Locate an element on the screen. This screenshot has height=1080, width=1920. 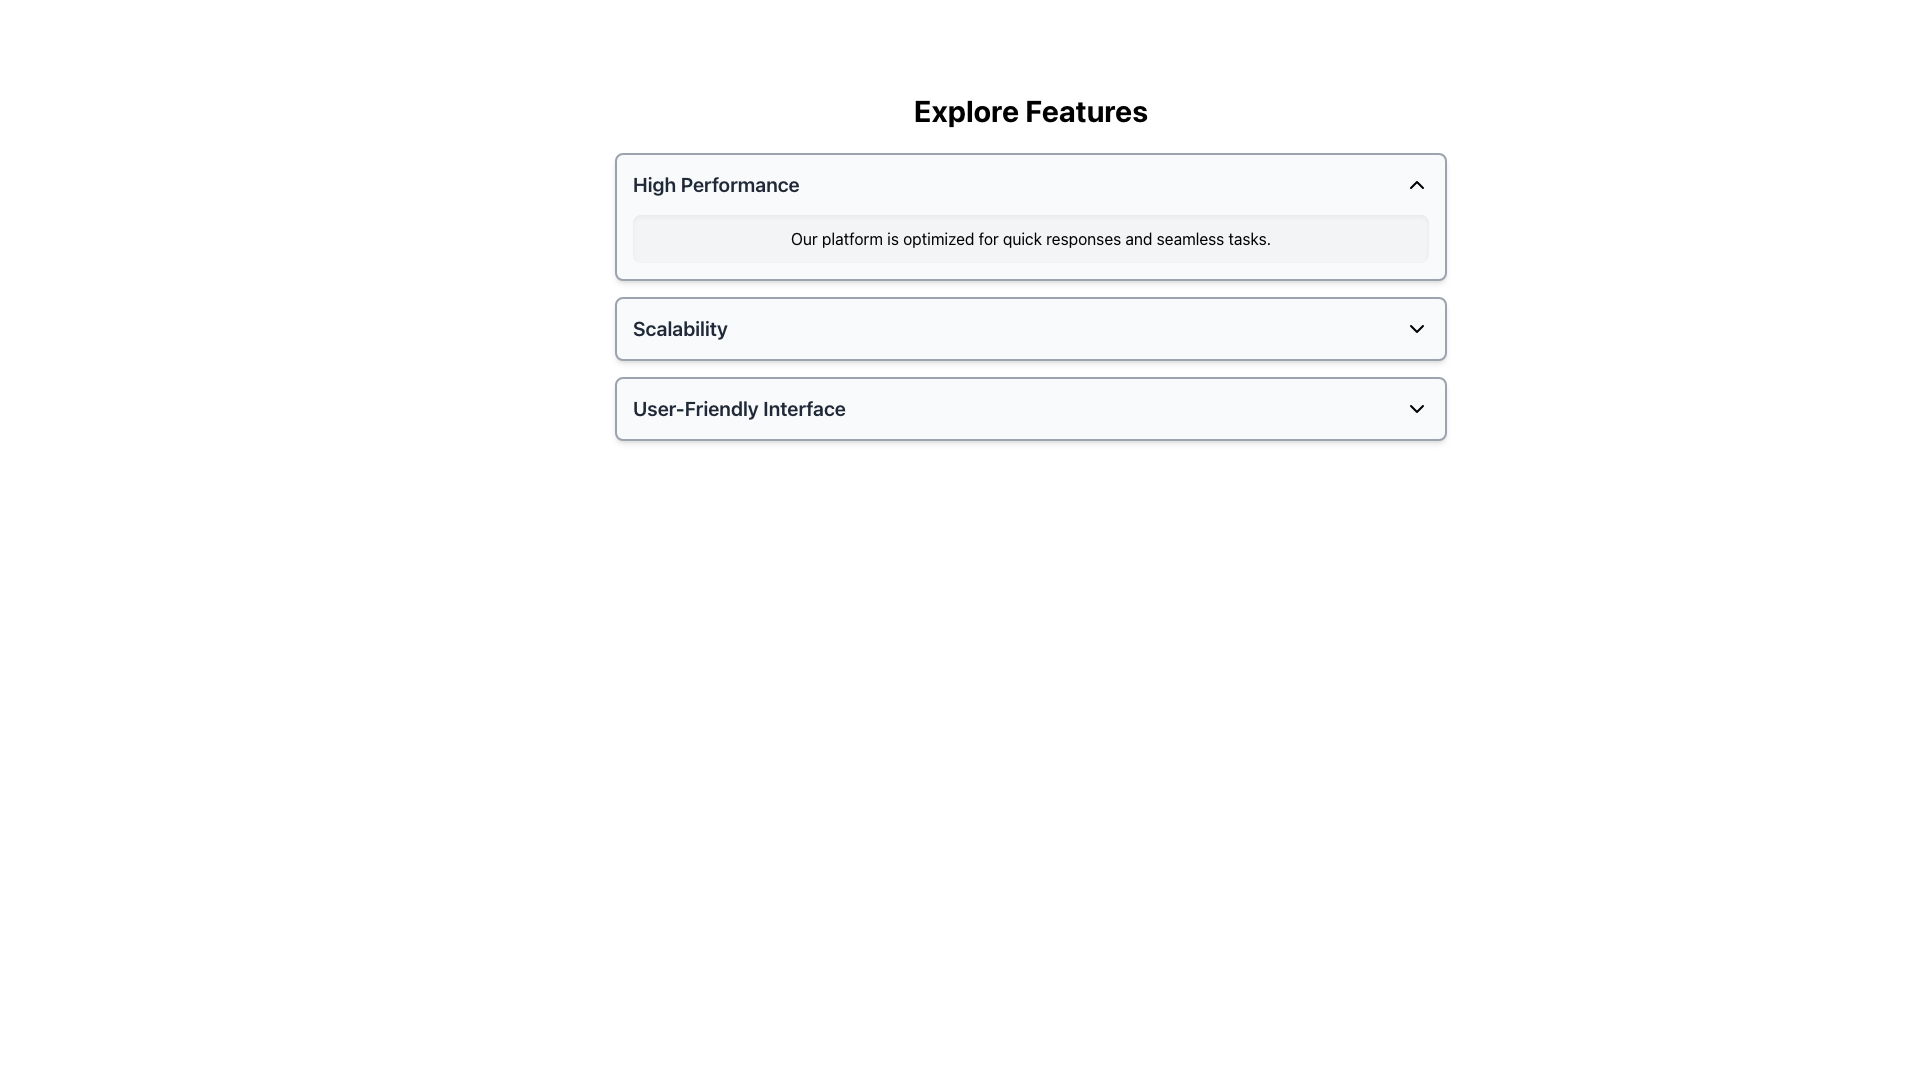
the Text label that serves as the title for the section within the collapsible card under 'Explore Features' is located at coordinates (716, 185).